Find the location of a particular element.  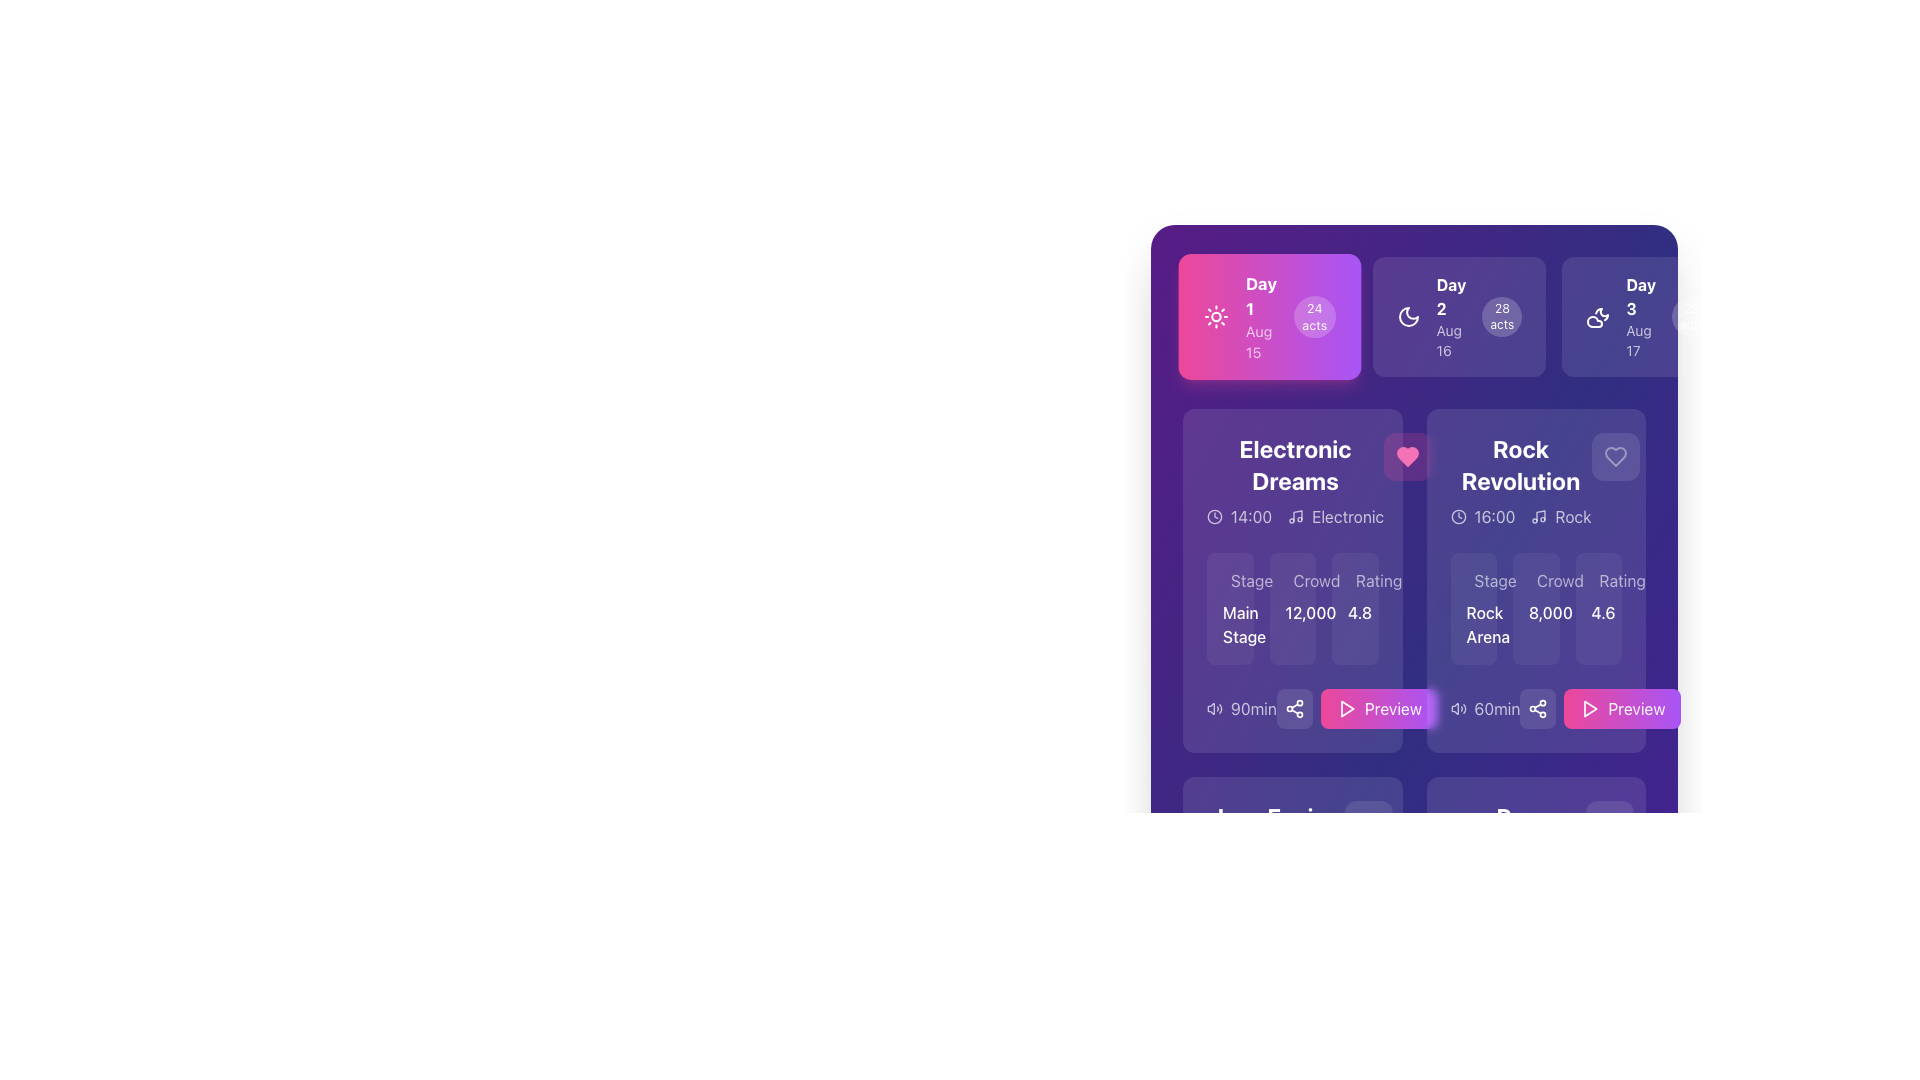

the Rock genre icon located in the top-right section of the 'Rock Revolution' card, which precedes the text 'Rock' is located at coordinates (1538, 515).